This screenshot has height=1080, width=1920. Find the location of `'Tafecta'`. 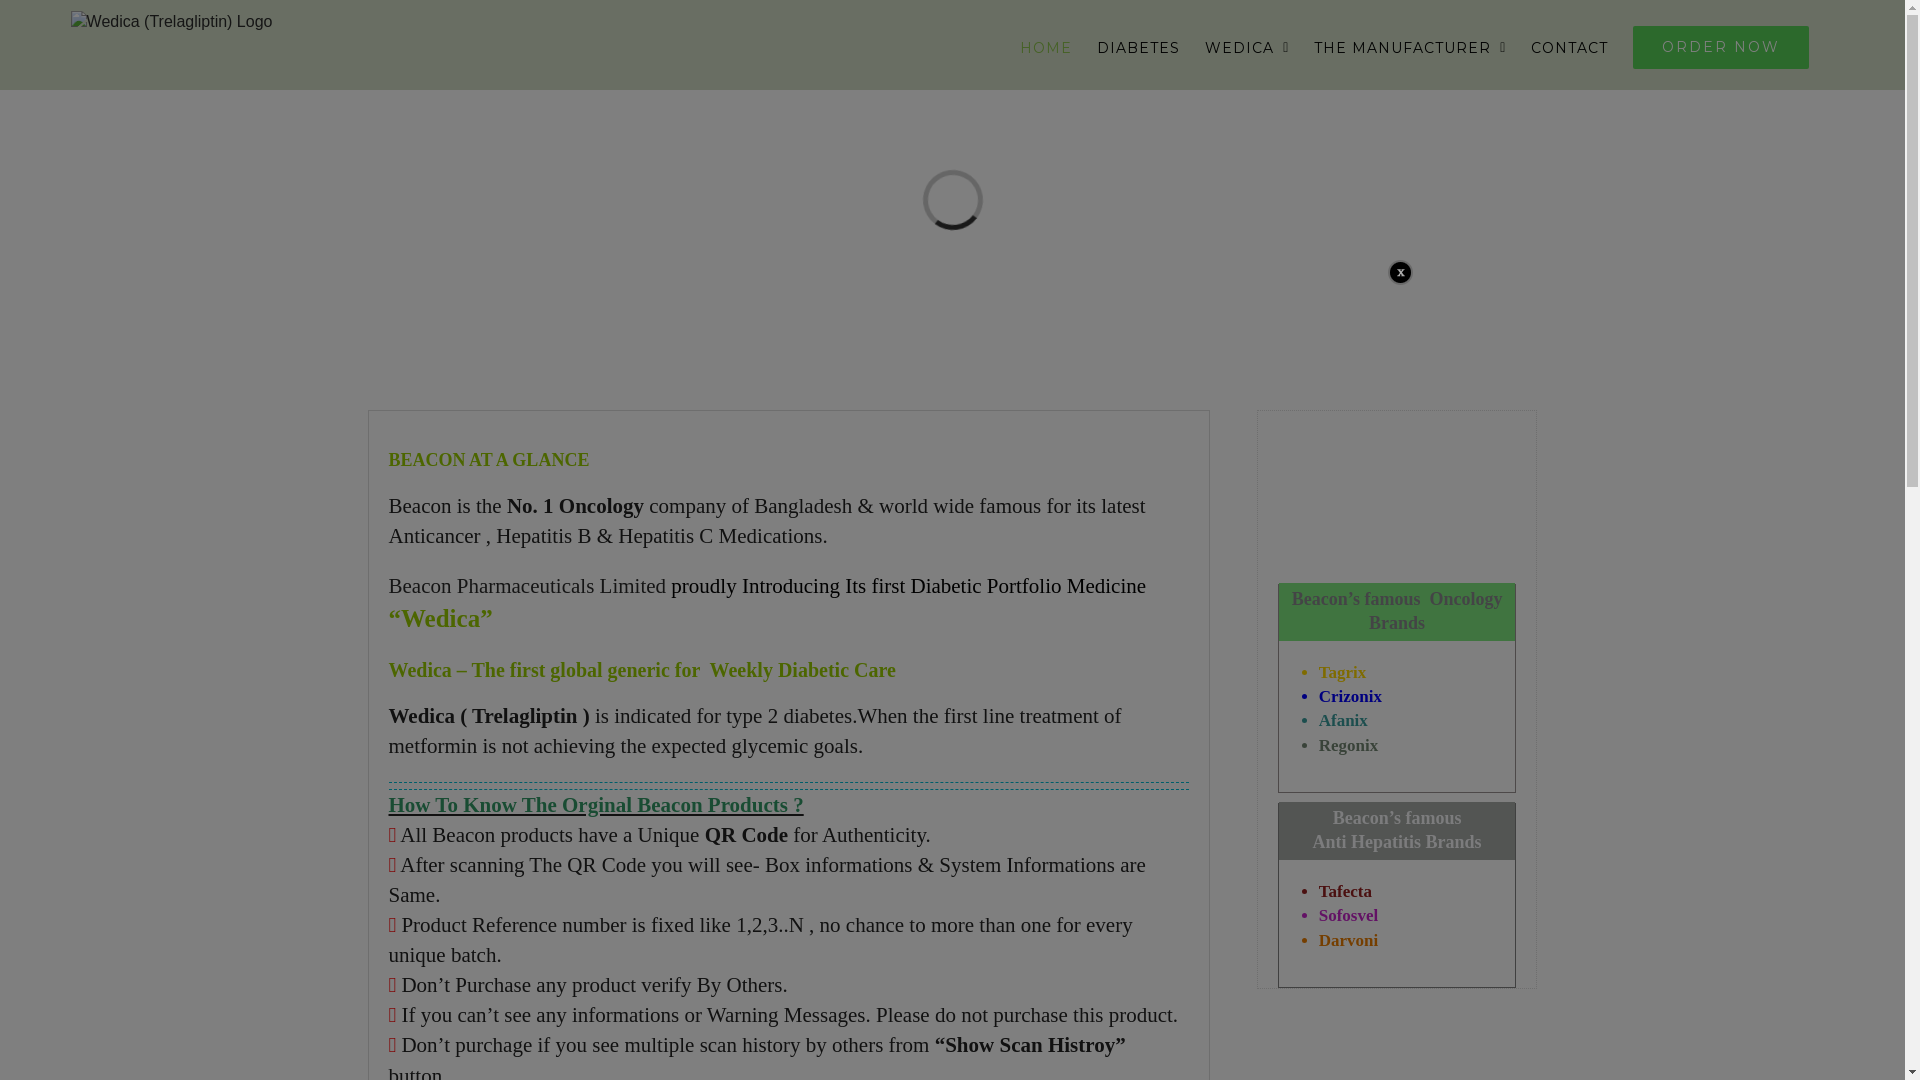

'Tafecta' is located at coordinates (1345, 890).